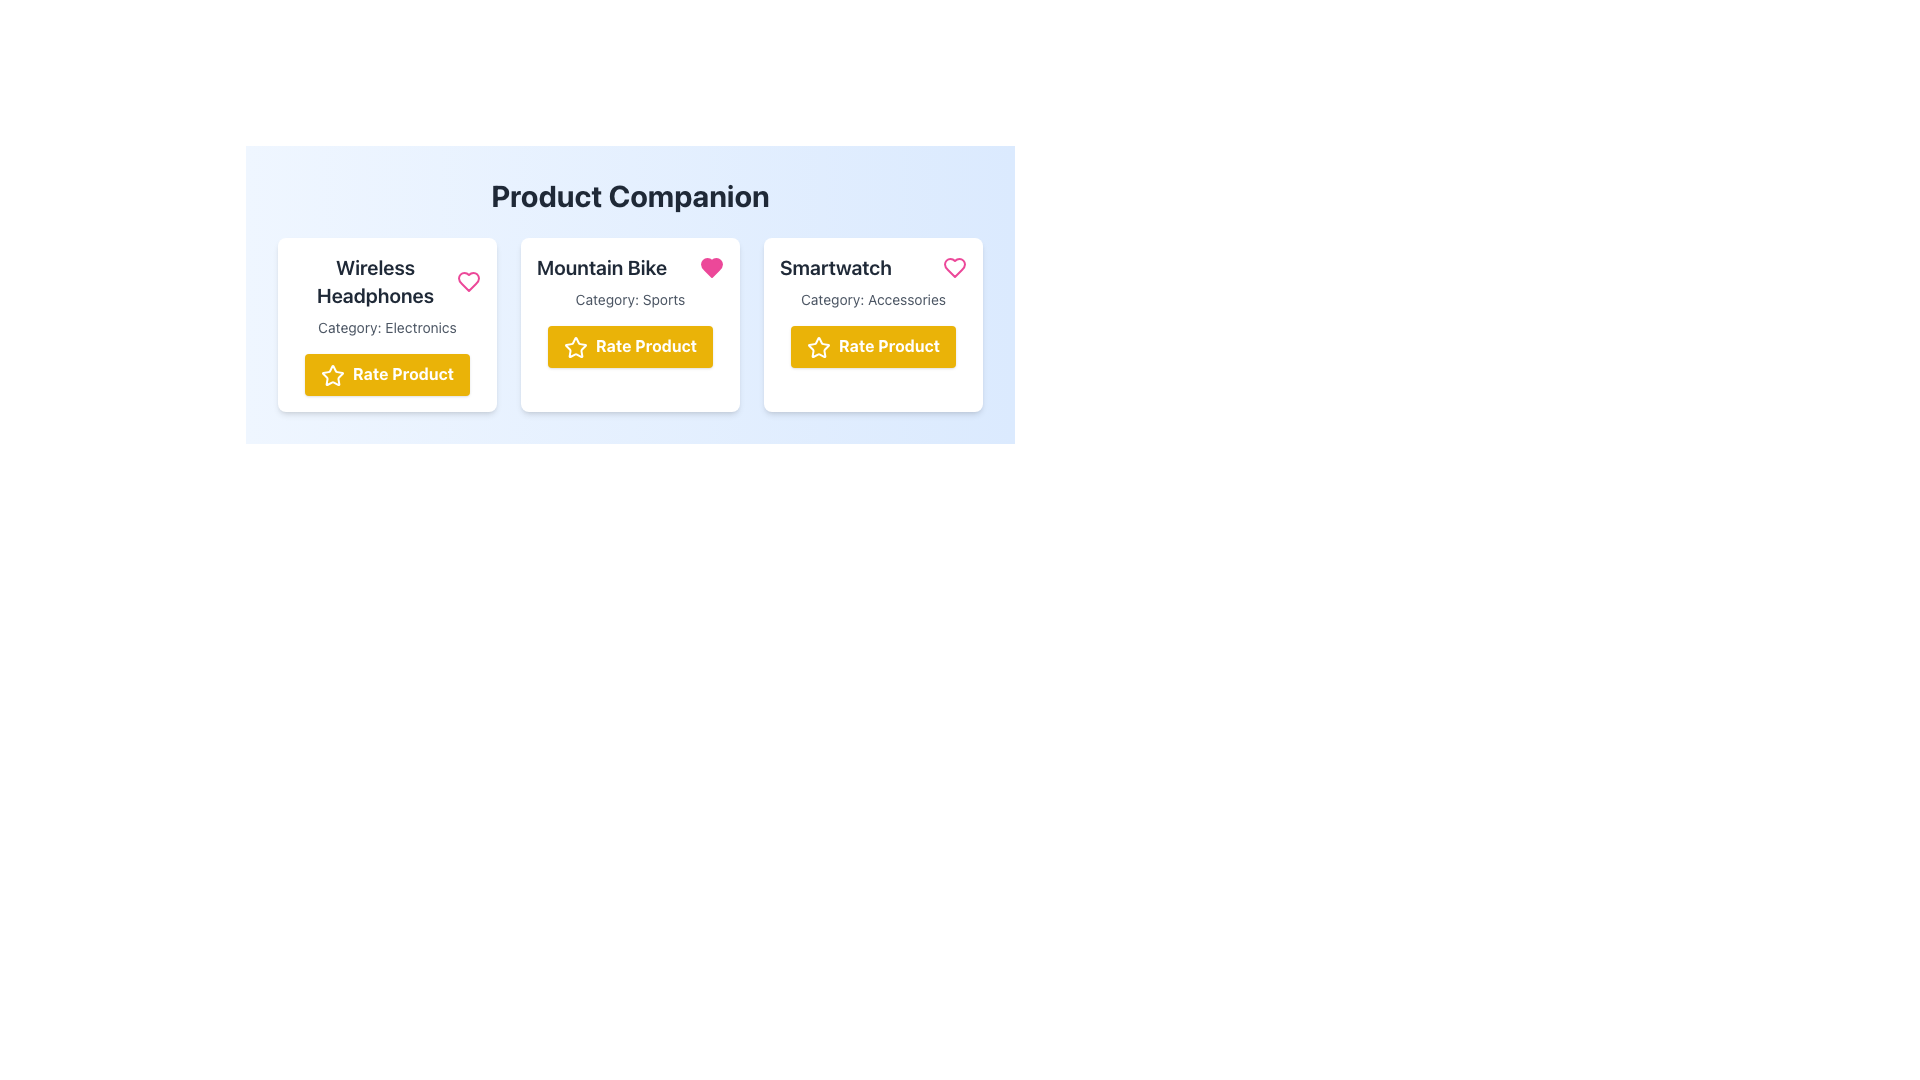  I want to click on the second button or interactive icon for the item related to 'Wireless Headphones', so click(468, 281).